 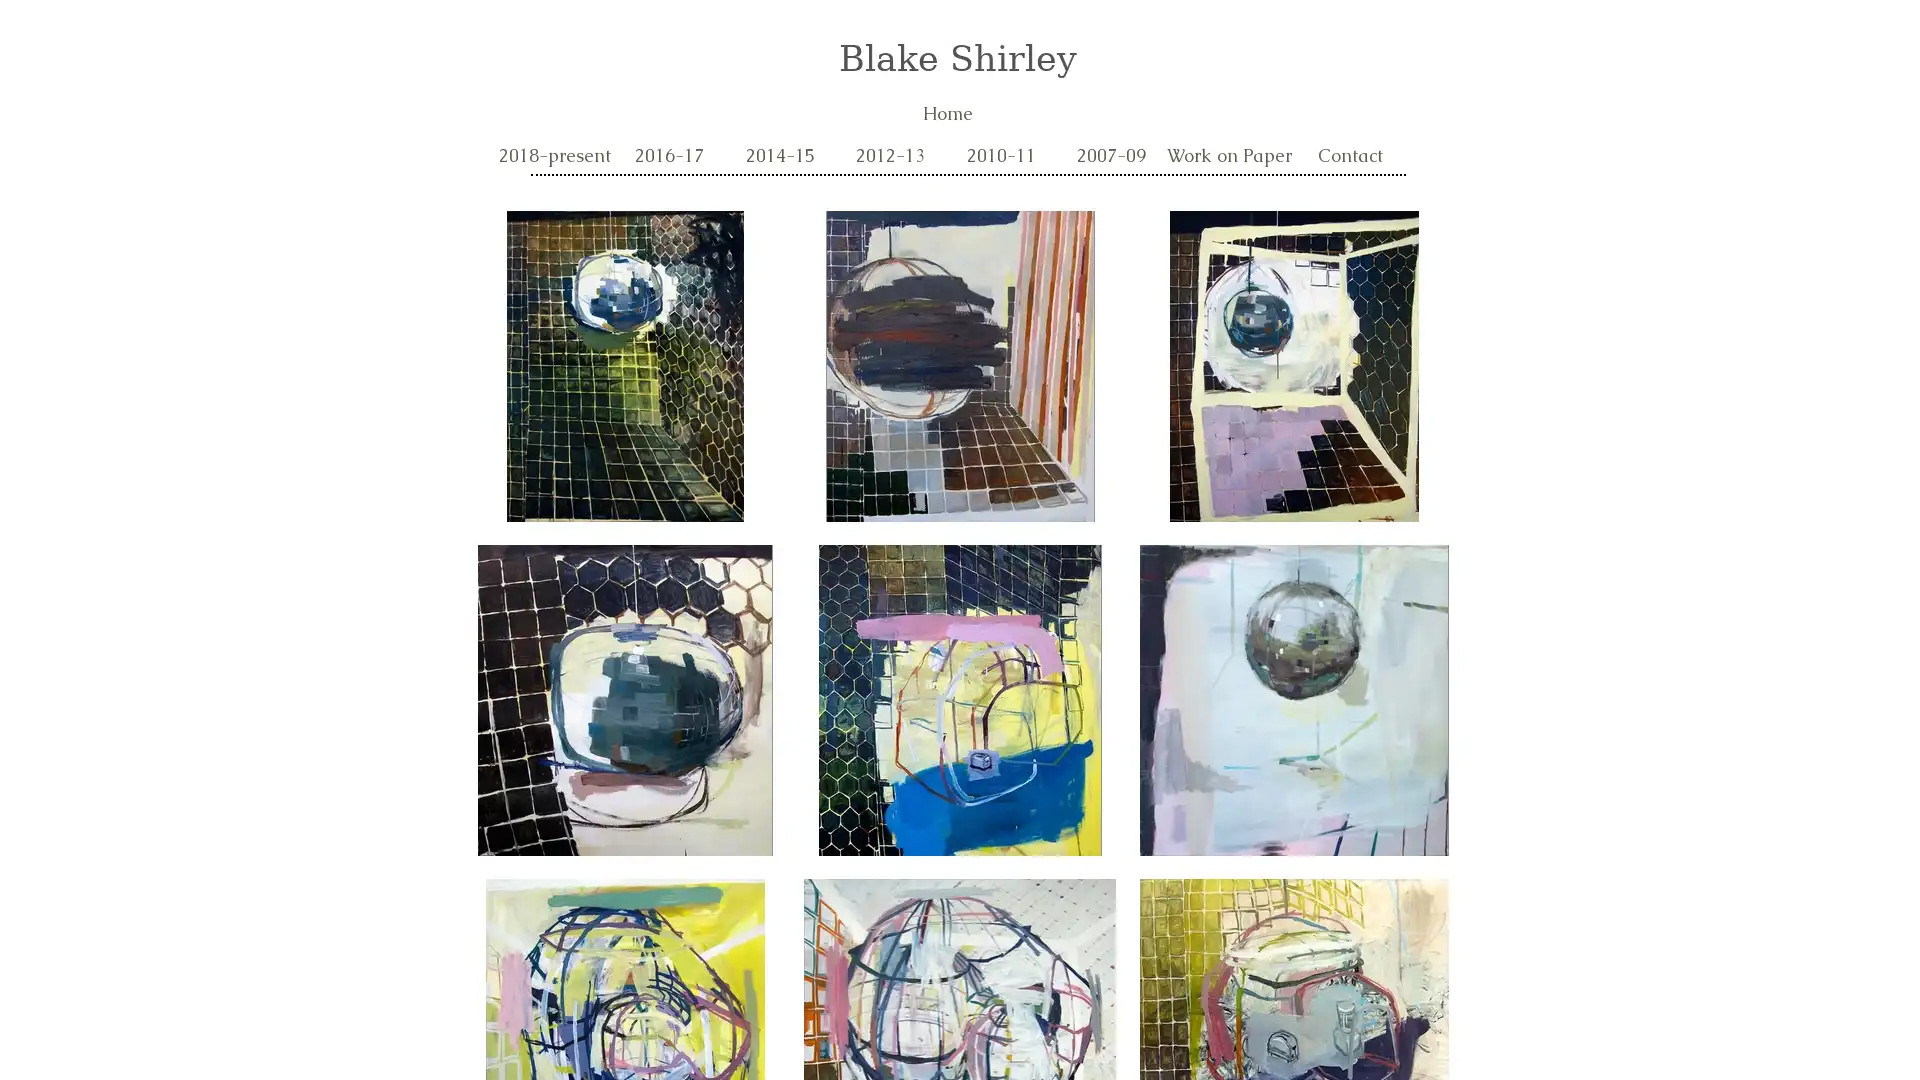 I want to click on 2.jpg, so click(x=1294, y=366).